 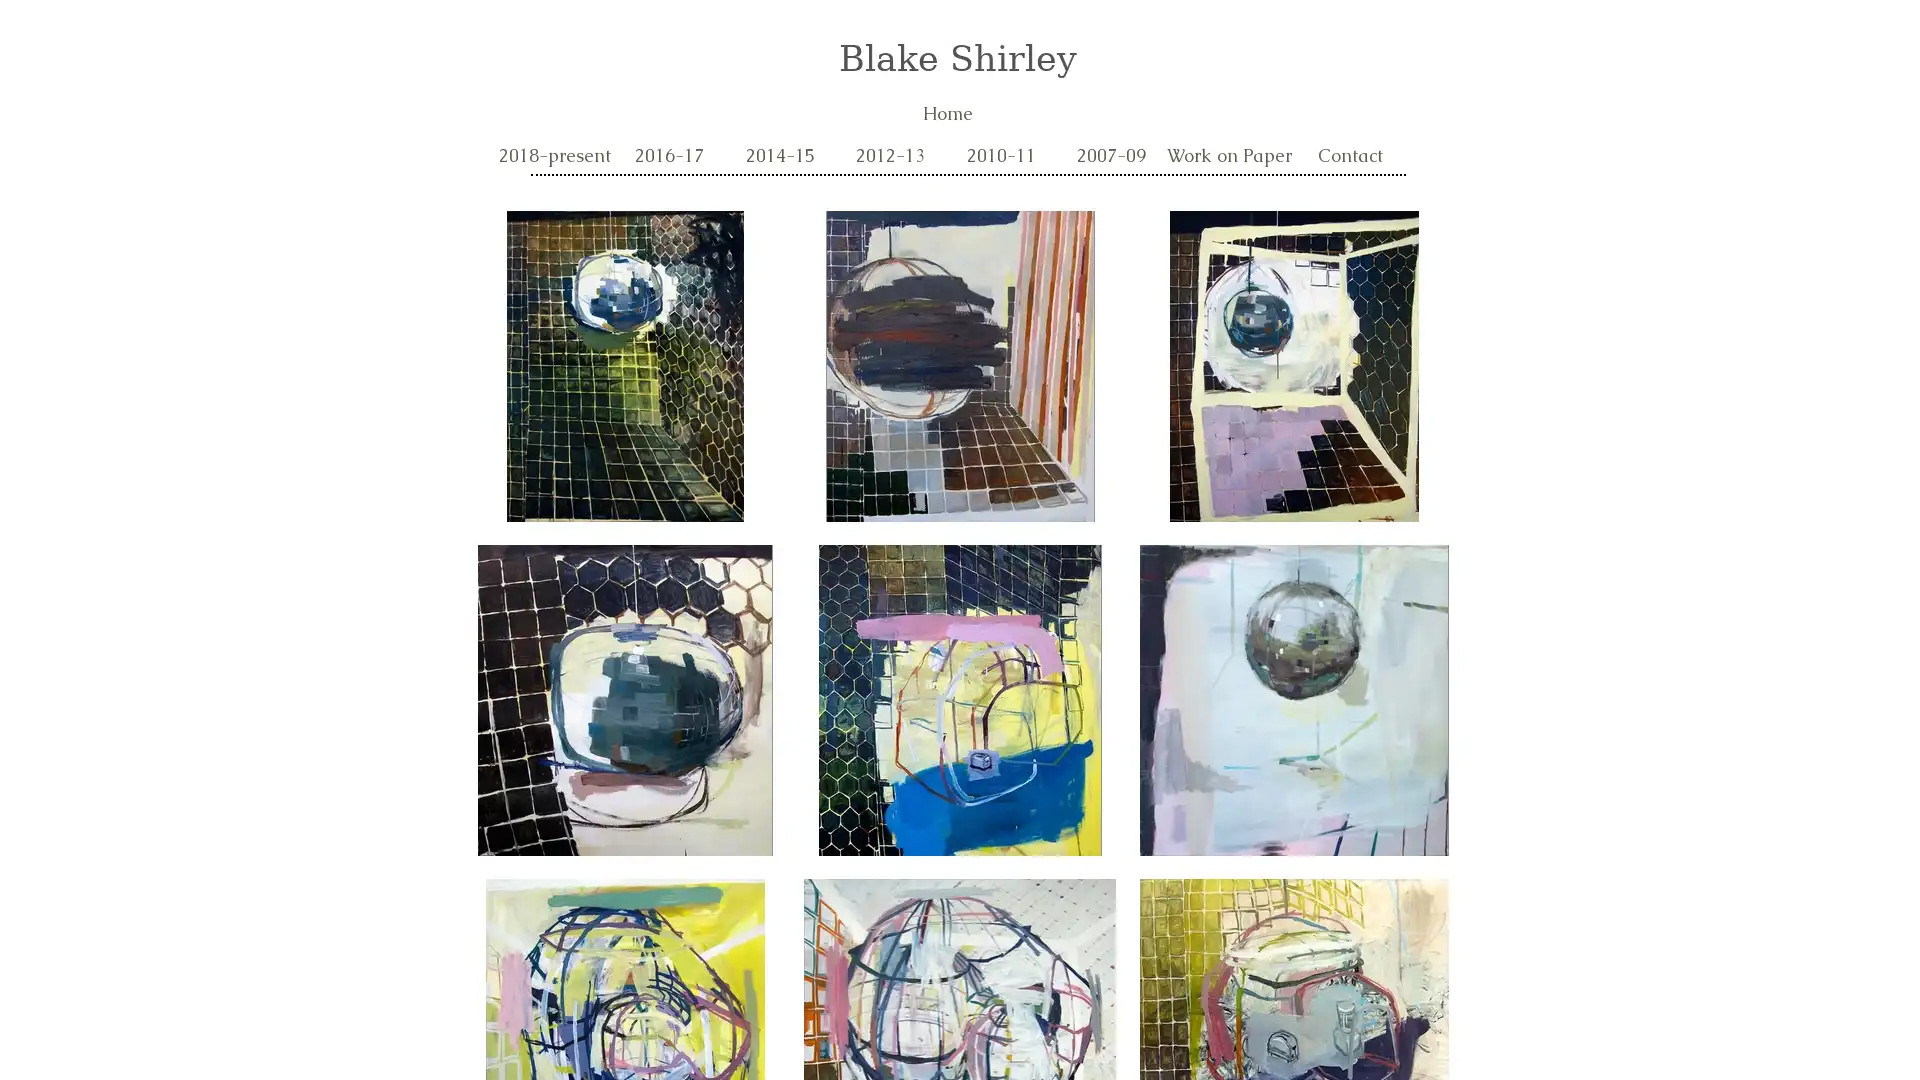 I want to click on 2.jpg, so click(x=1294, y=366).